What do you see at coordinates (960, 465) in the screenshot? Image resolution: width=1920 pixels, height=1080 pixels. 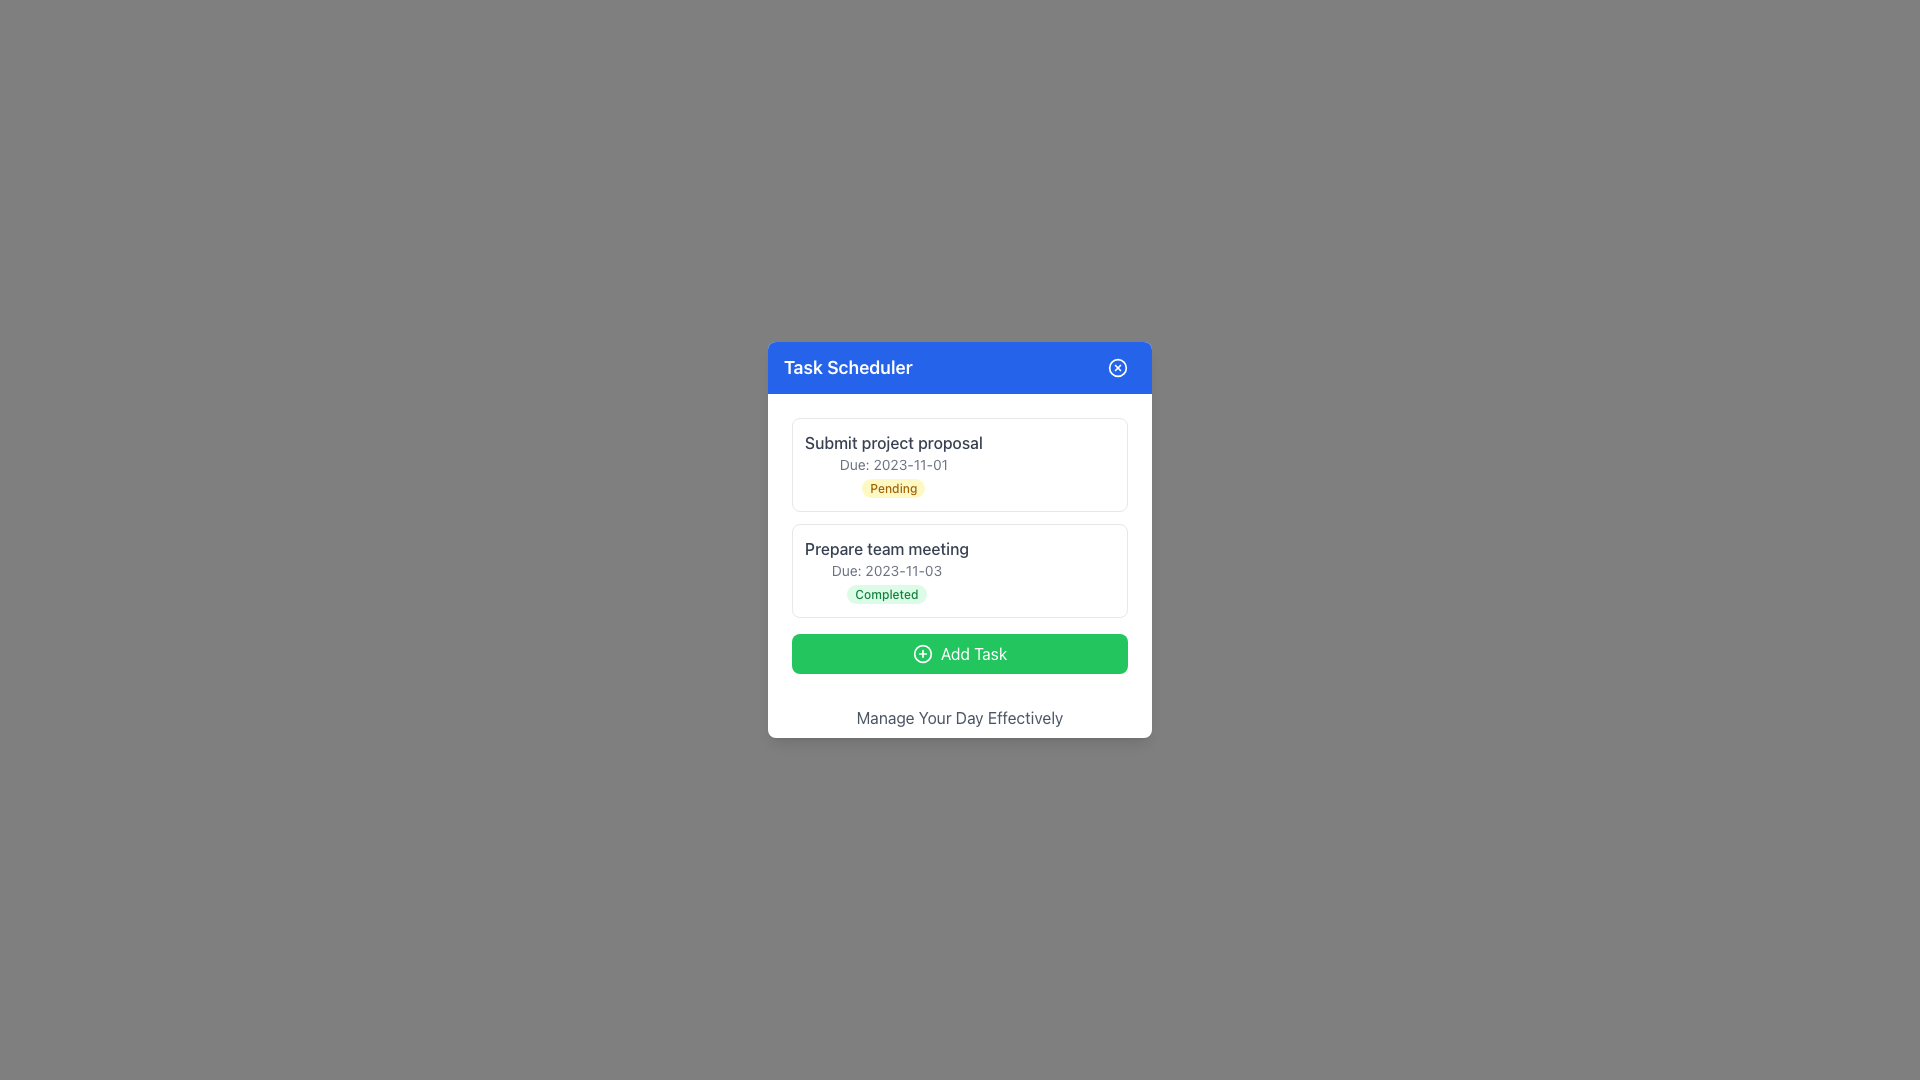 I see `contents of the first task item in the task scheduler application located under the blue title bar labeled 'Task Scheduler'` at bounding box center [960, 465].